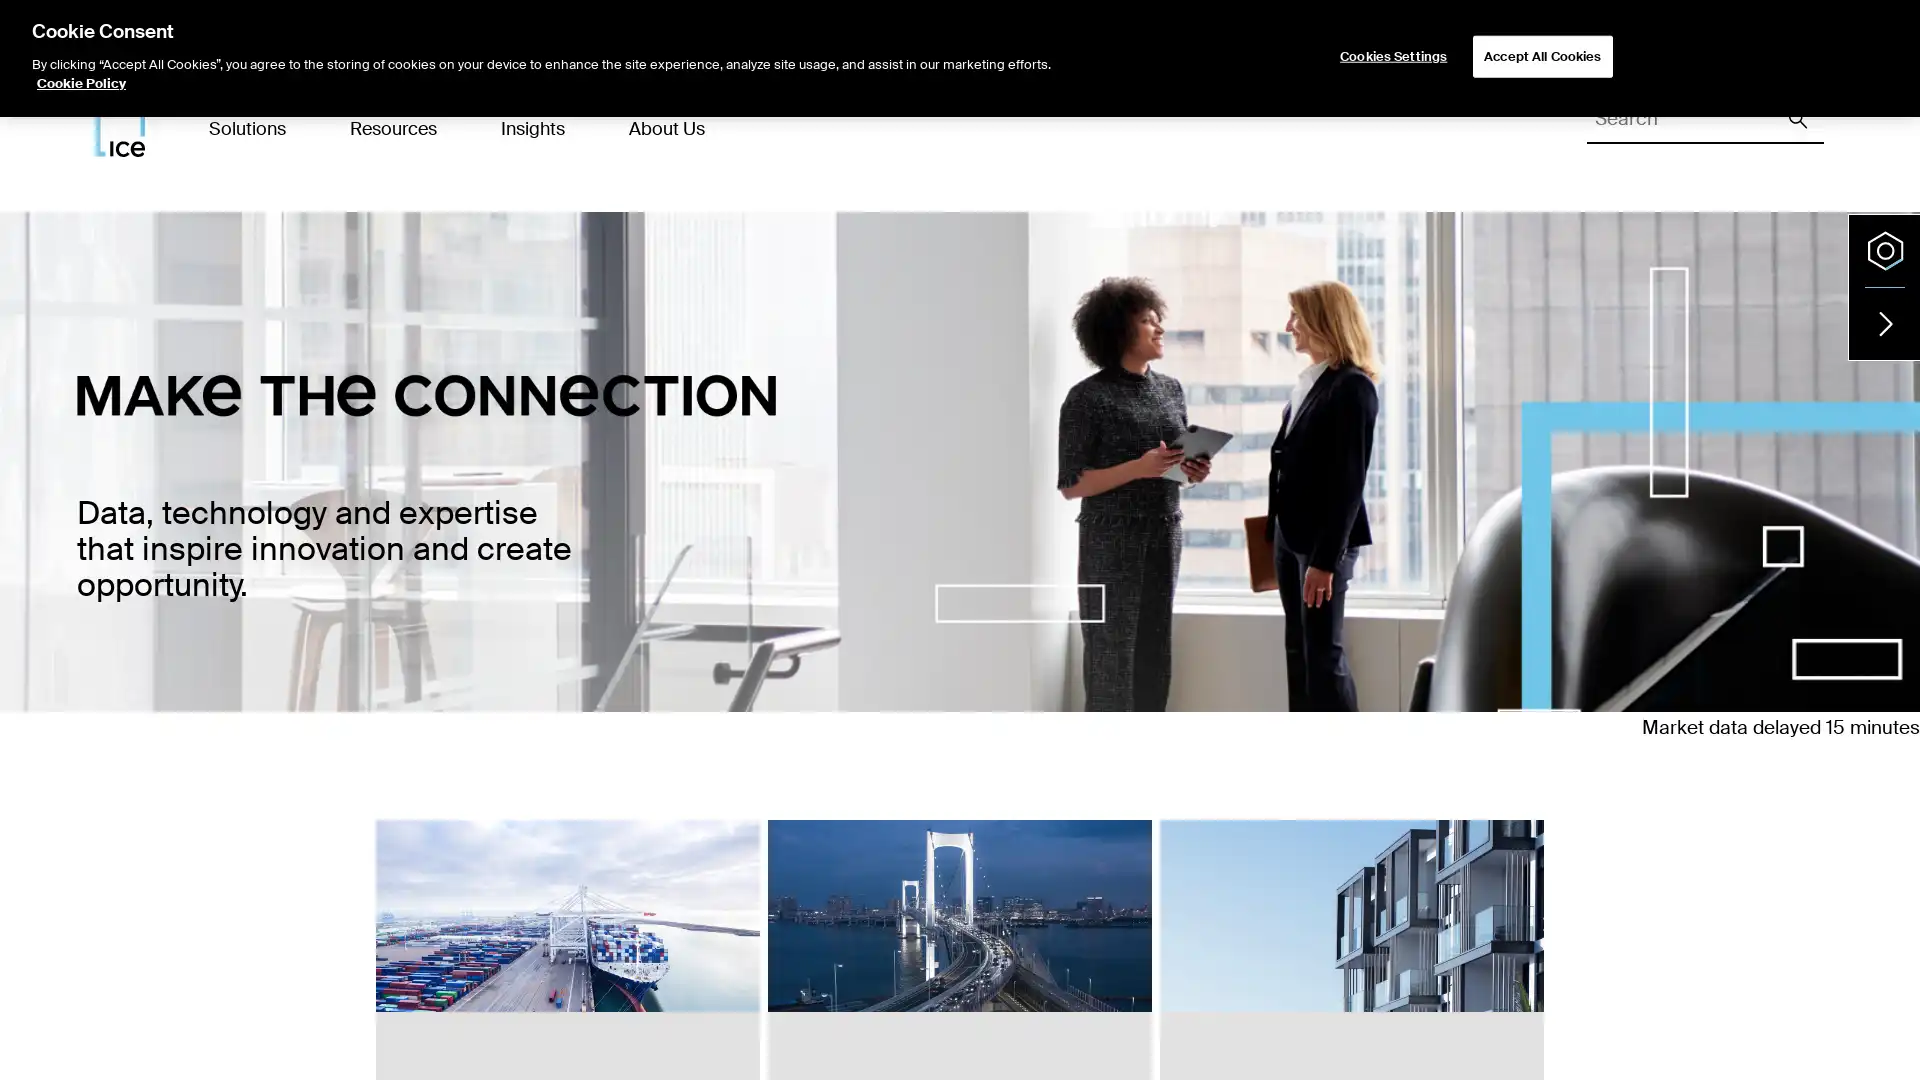 The width and height of the screenshot is (1920, 1080). Describe the element at coordinates (1392, 55) in the screenshot. I see `Cookies Settings` at that location.